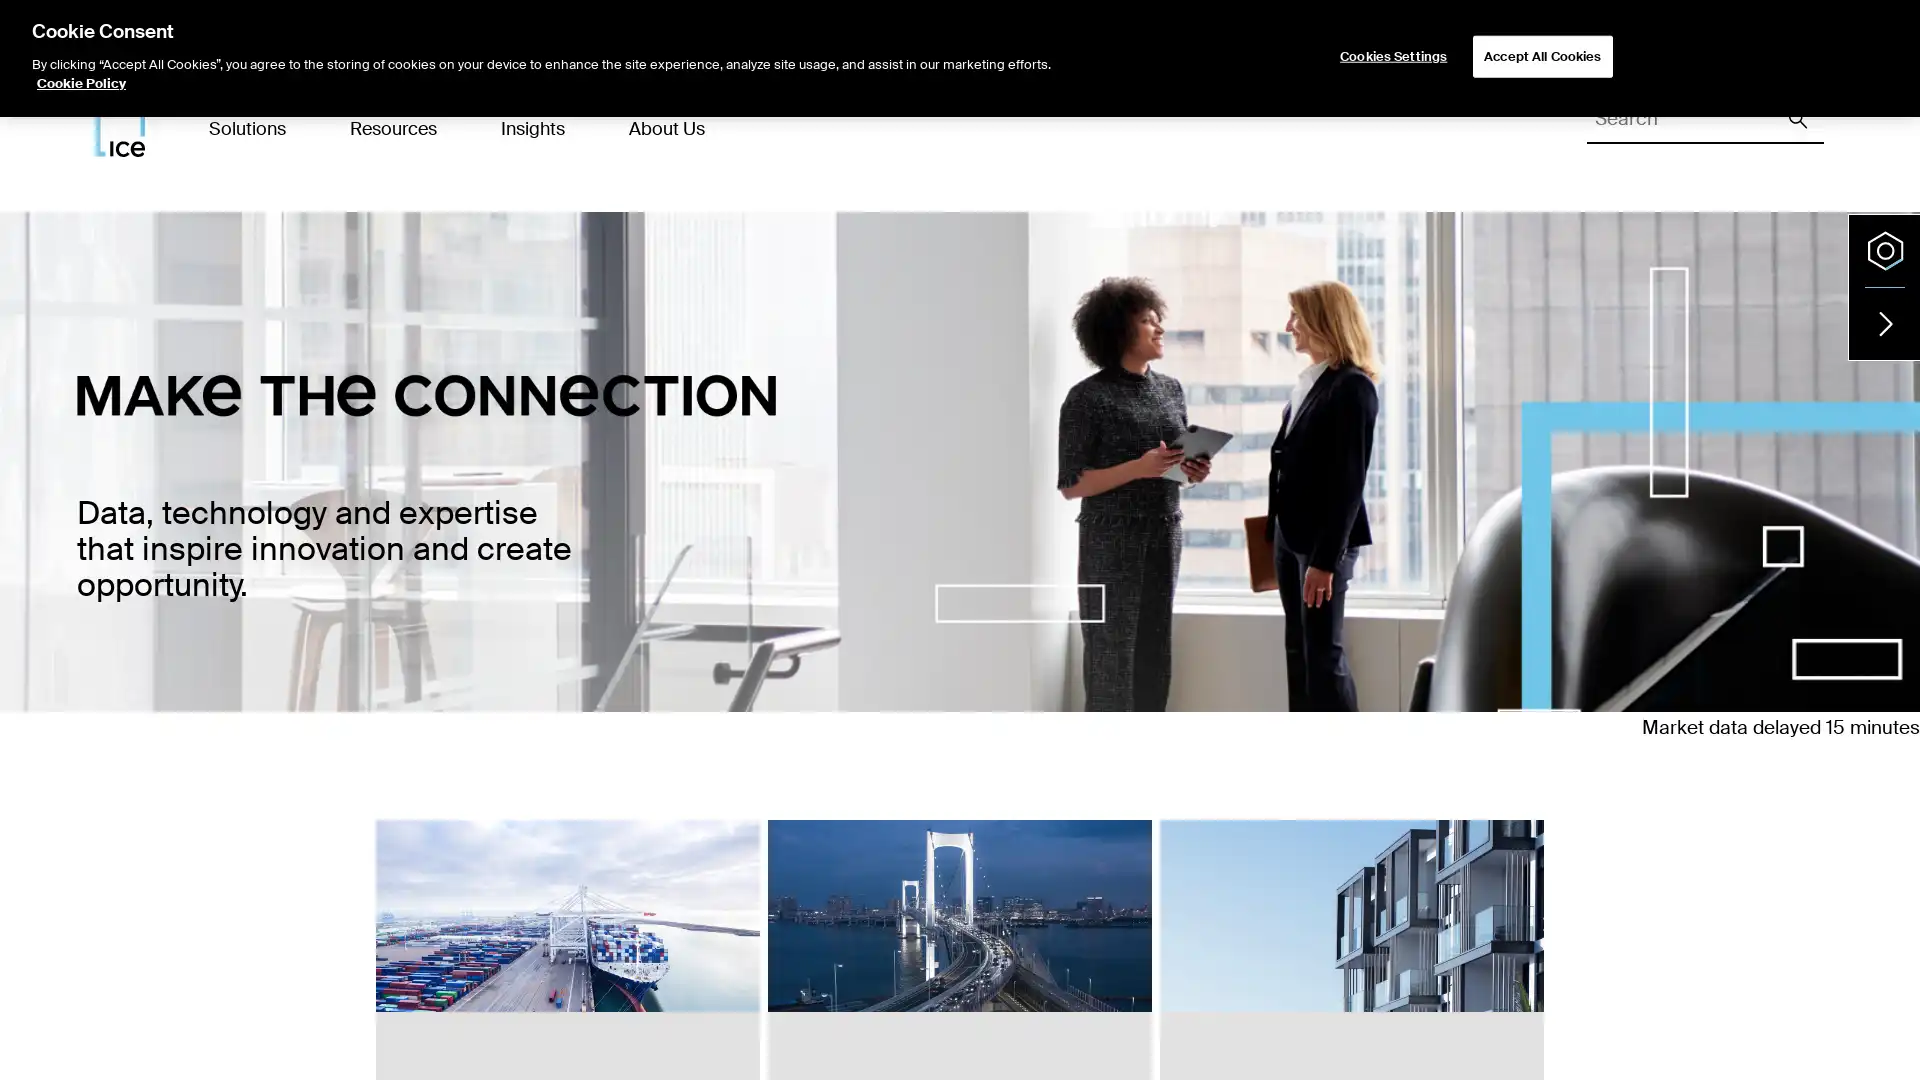 The width and height of the screenshot is (1920, 1080). Describe the element at coordinates (1392, 55) in the screenshot. I see `Cookies Settings` at that location.